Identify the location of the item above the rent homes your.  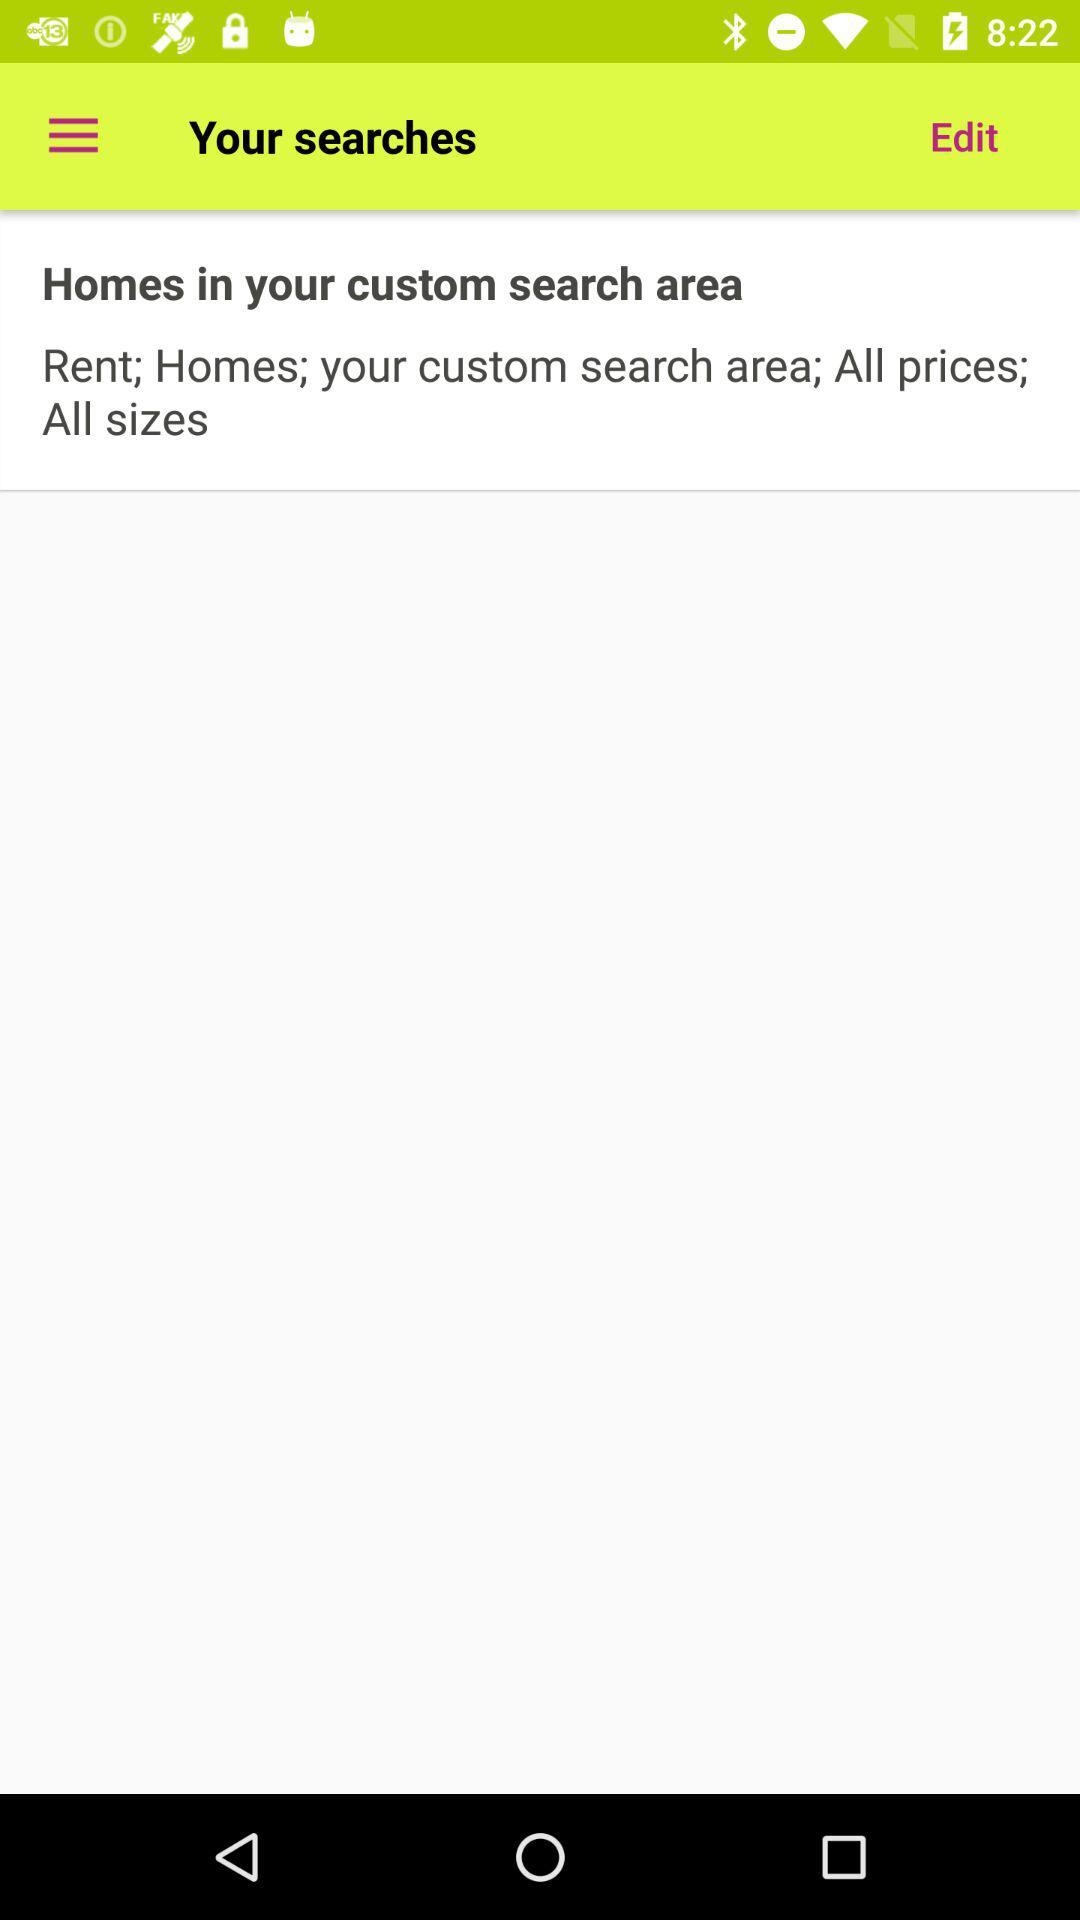
(963, 135).